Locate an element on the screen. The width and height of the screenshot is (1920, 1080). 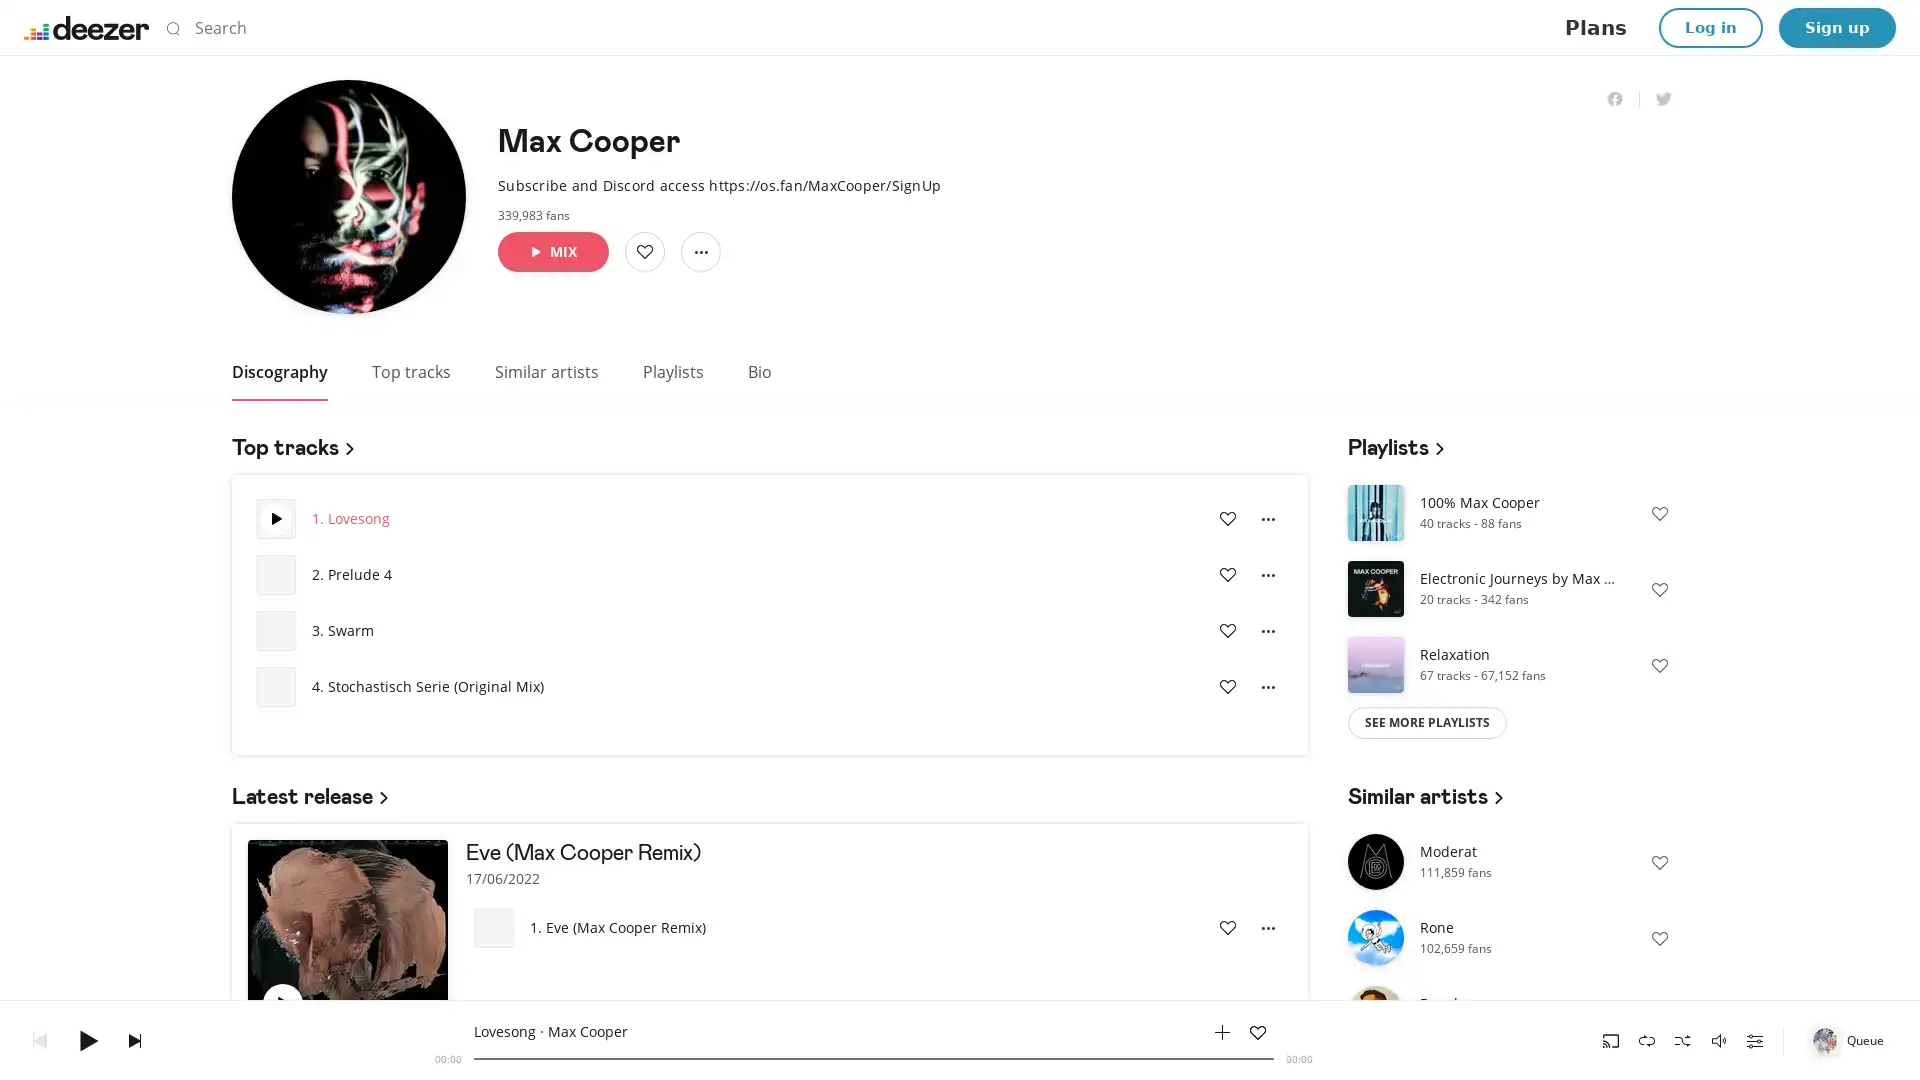
MIX is located at coordinates (553, 249).